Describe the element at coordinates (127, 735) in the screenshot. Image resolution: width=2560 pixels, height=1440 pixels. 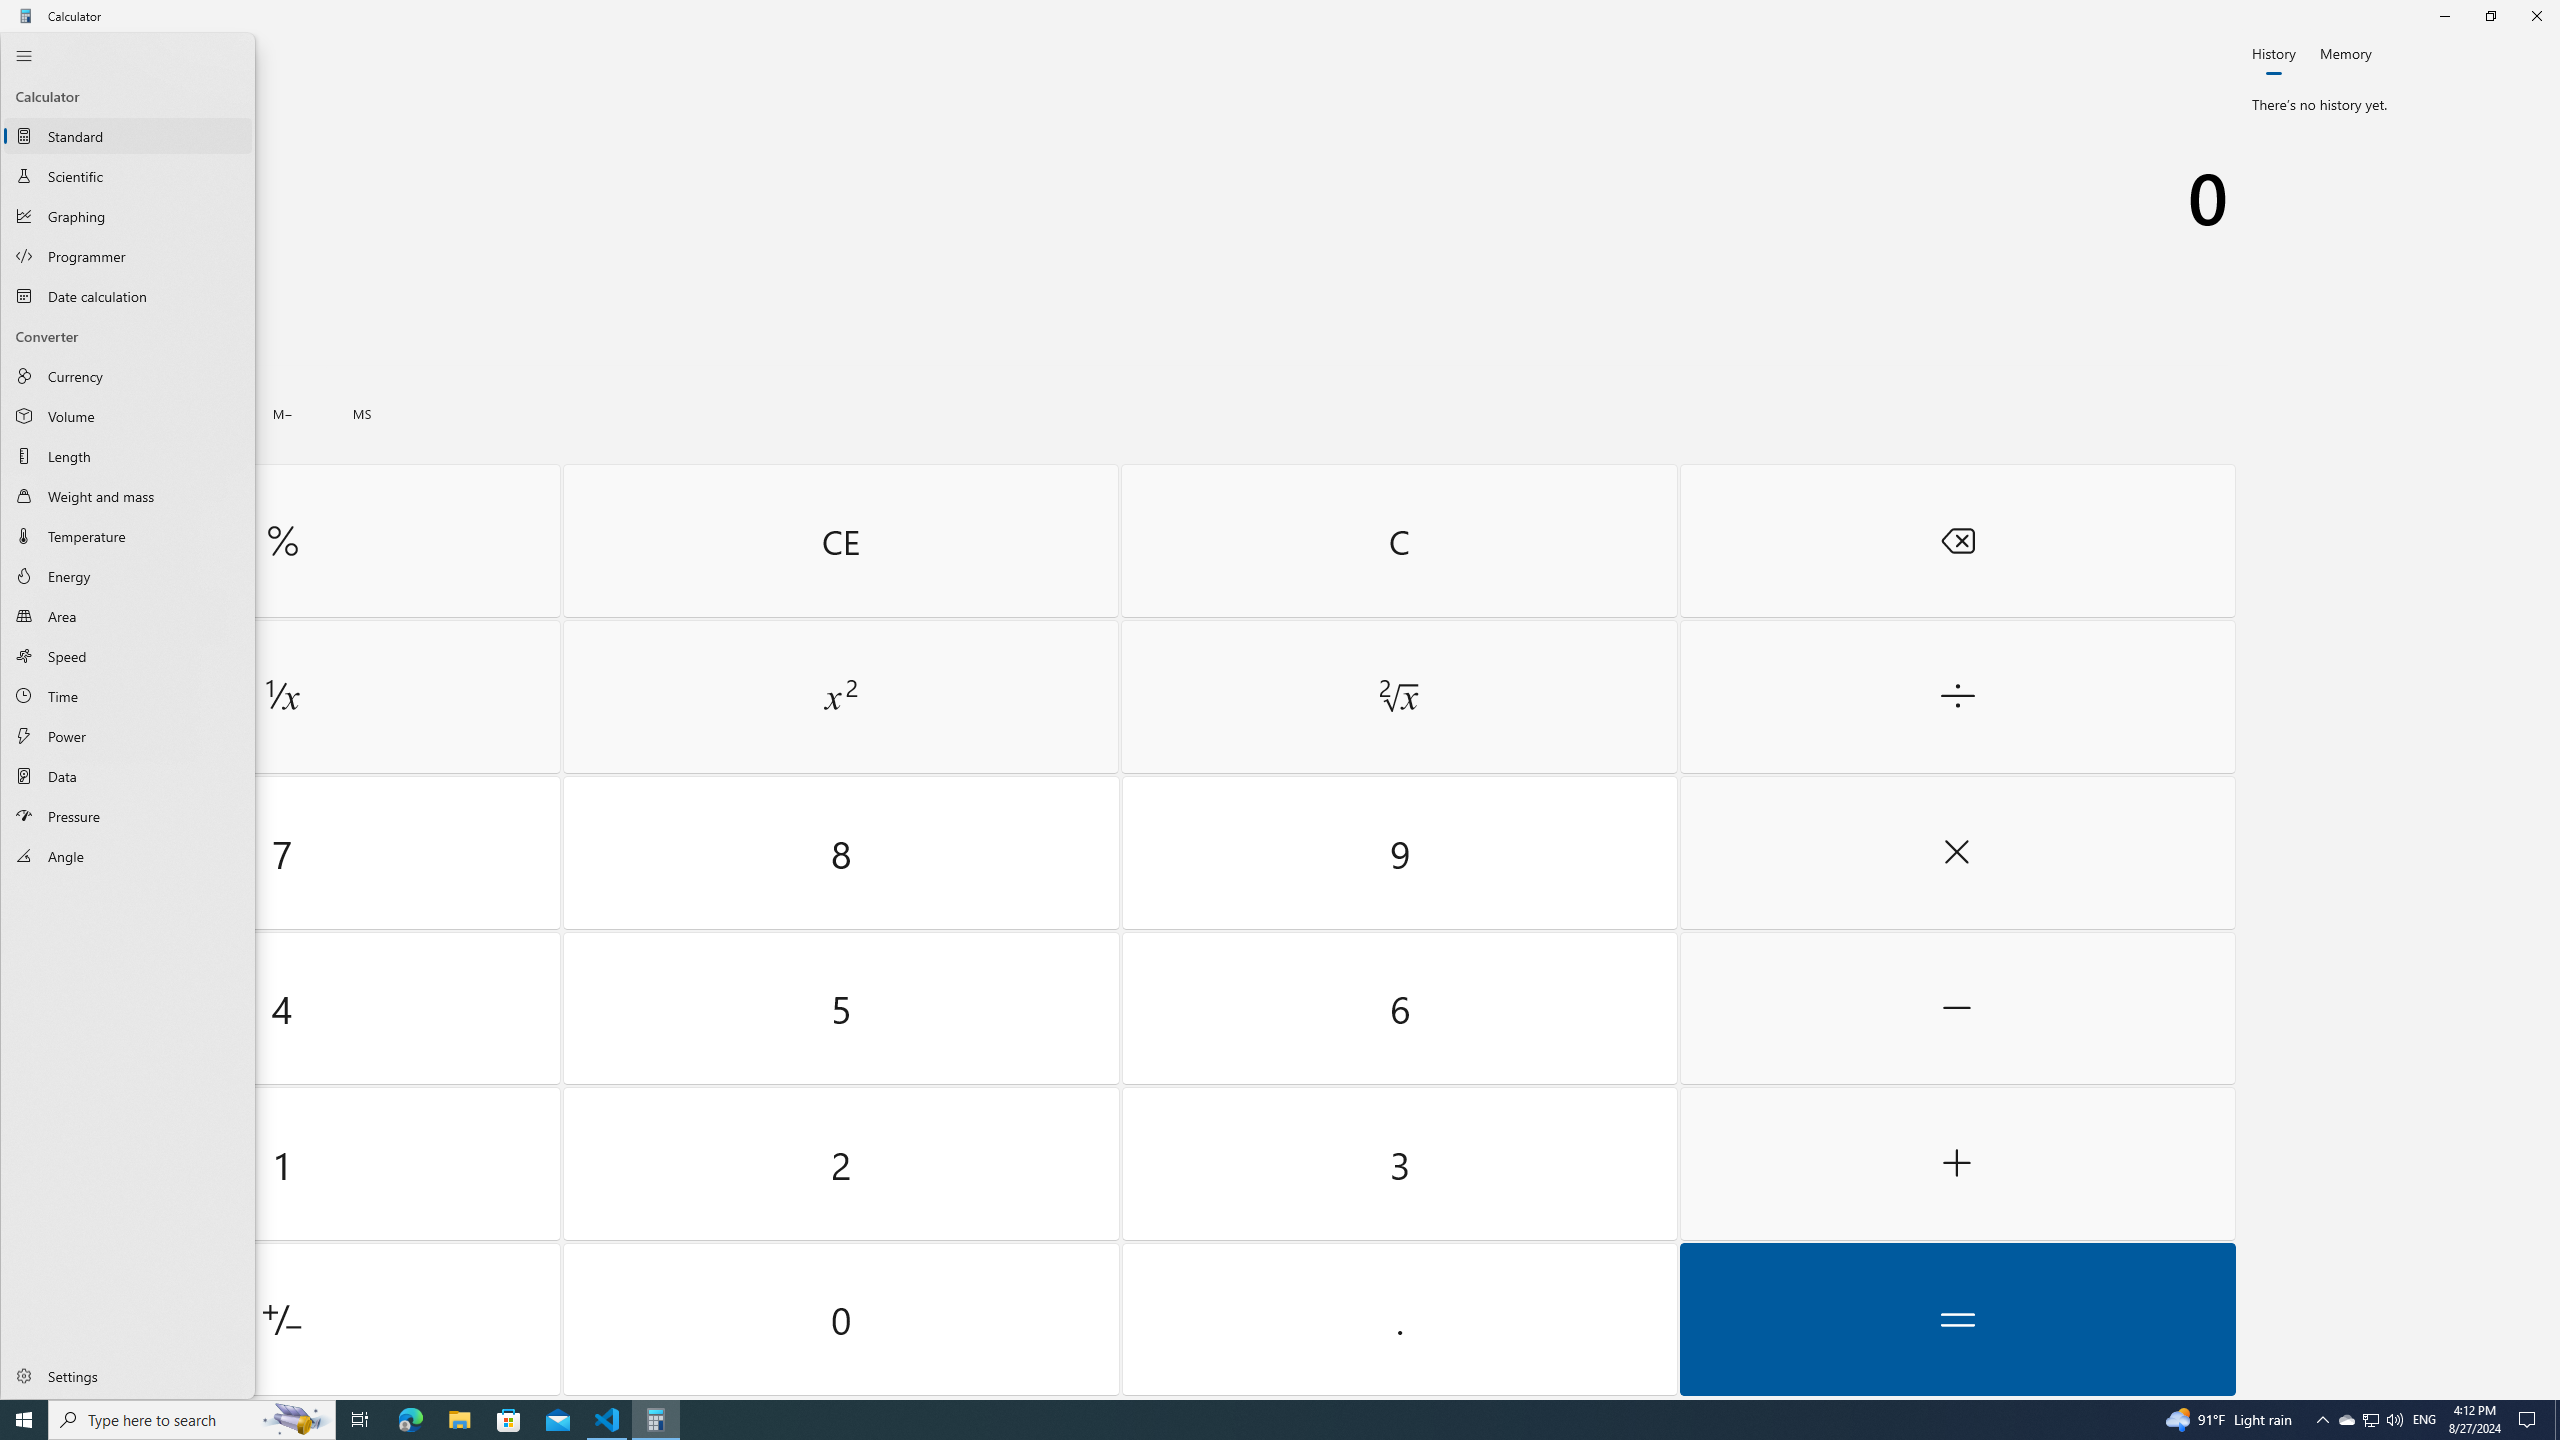
I see `'Power Converter'` at that location.